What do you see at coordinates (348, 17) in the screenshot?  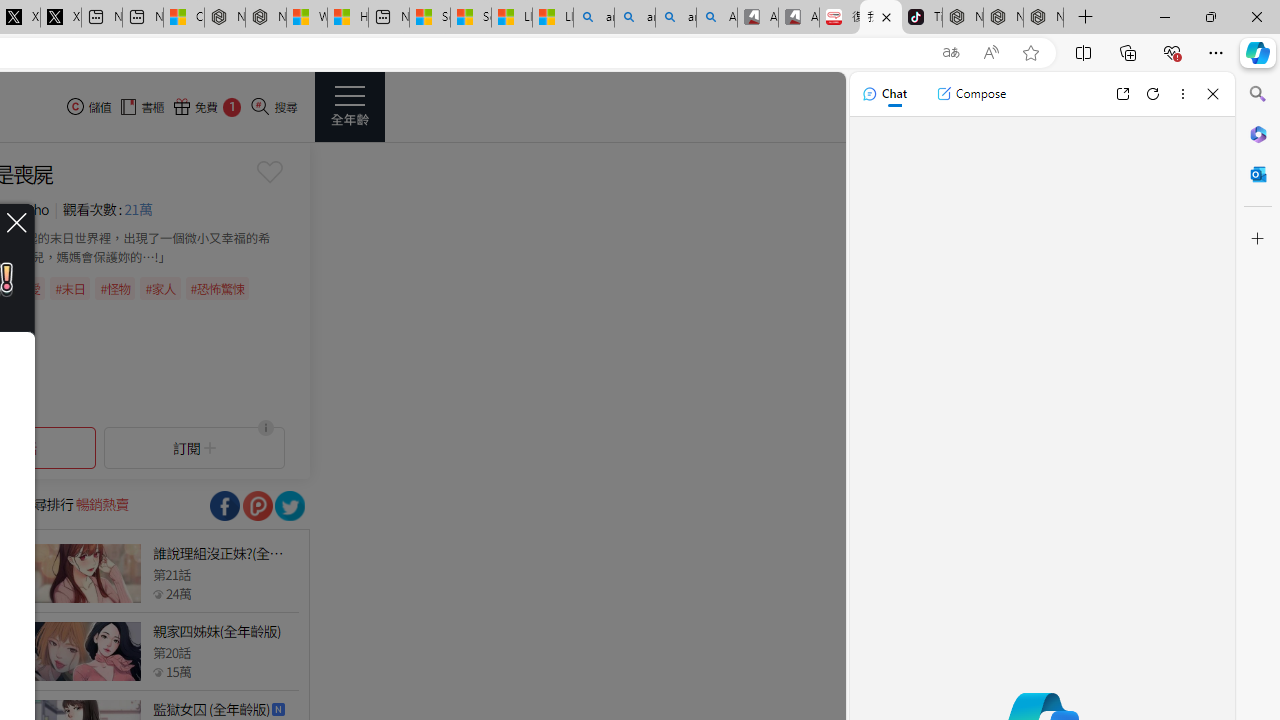 I see `'Huge shark washes ashore at New York City beach | Watch'` at bounding box center [348, 17].